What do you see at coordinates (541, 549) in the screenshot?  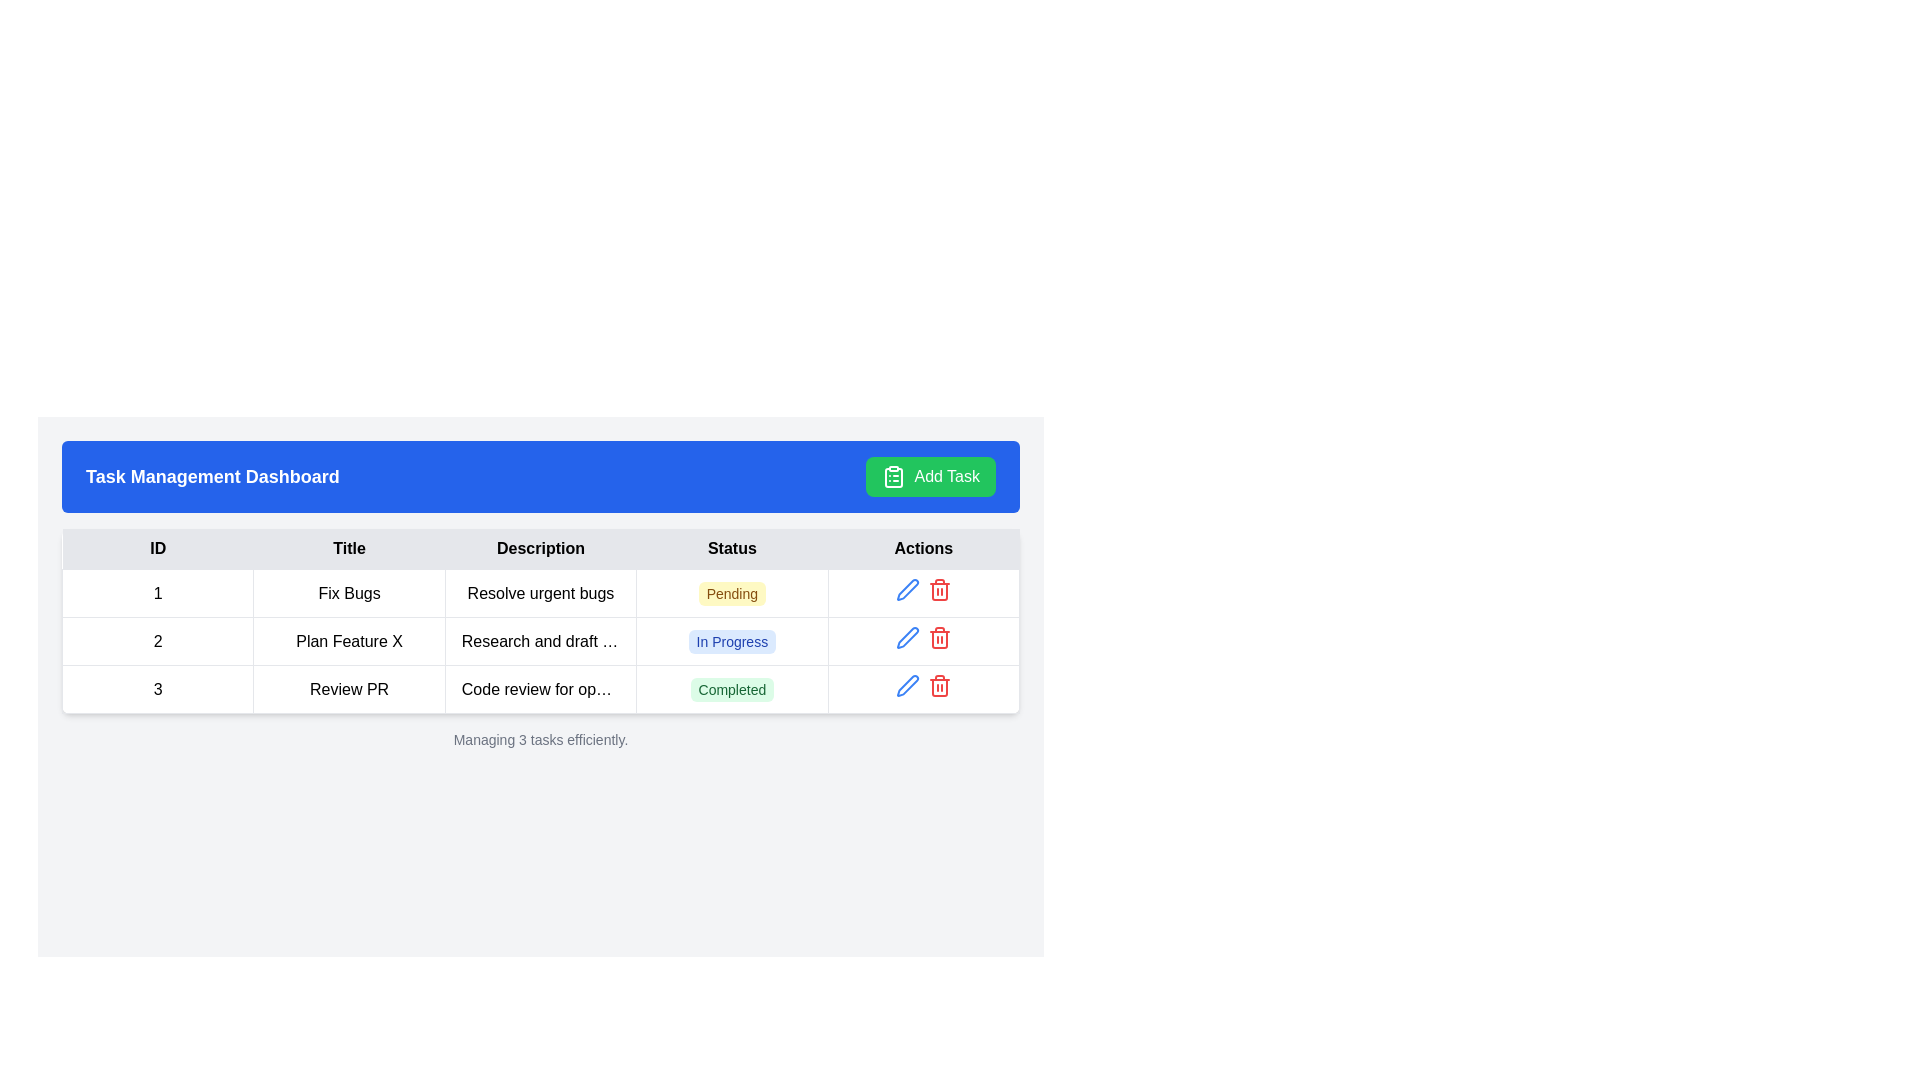 I see `'Description' column header, which is the third column header in the table, positioned between 'Title' and 'Status'` at bounding box center [541, 549].